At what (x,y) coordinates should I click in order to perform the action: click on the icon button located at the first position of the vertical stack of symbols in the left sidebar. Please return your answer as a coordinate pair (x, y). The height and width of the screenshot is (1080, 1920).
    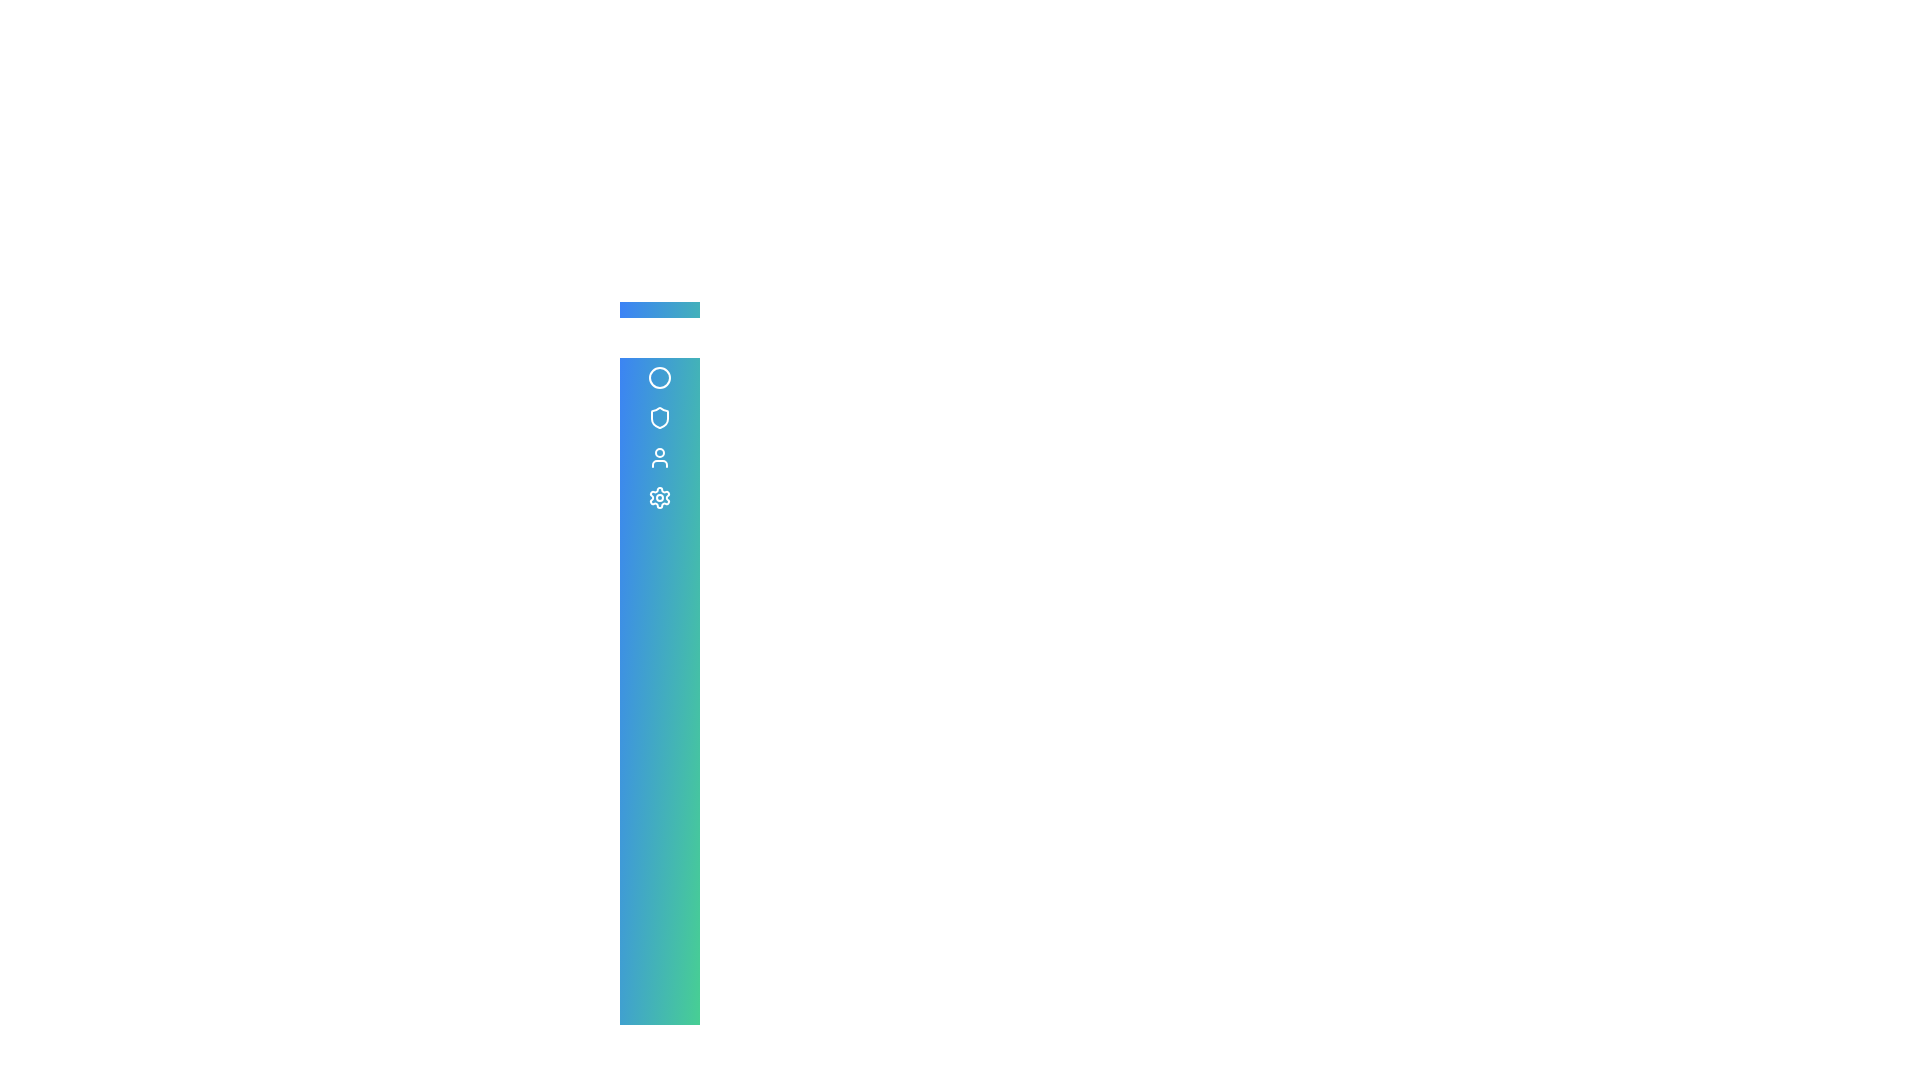
    Looking at the image, I should click on (660, 378).